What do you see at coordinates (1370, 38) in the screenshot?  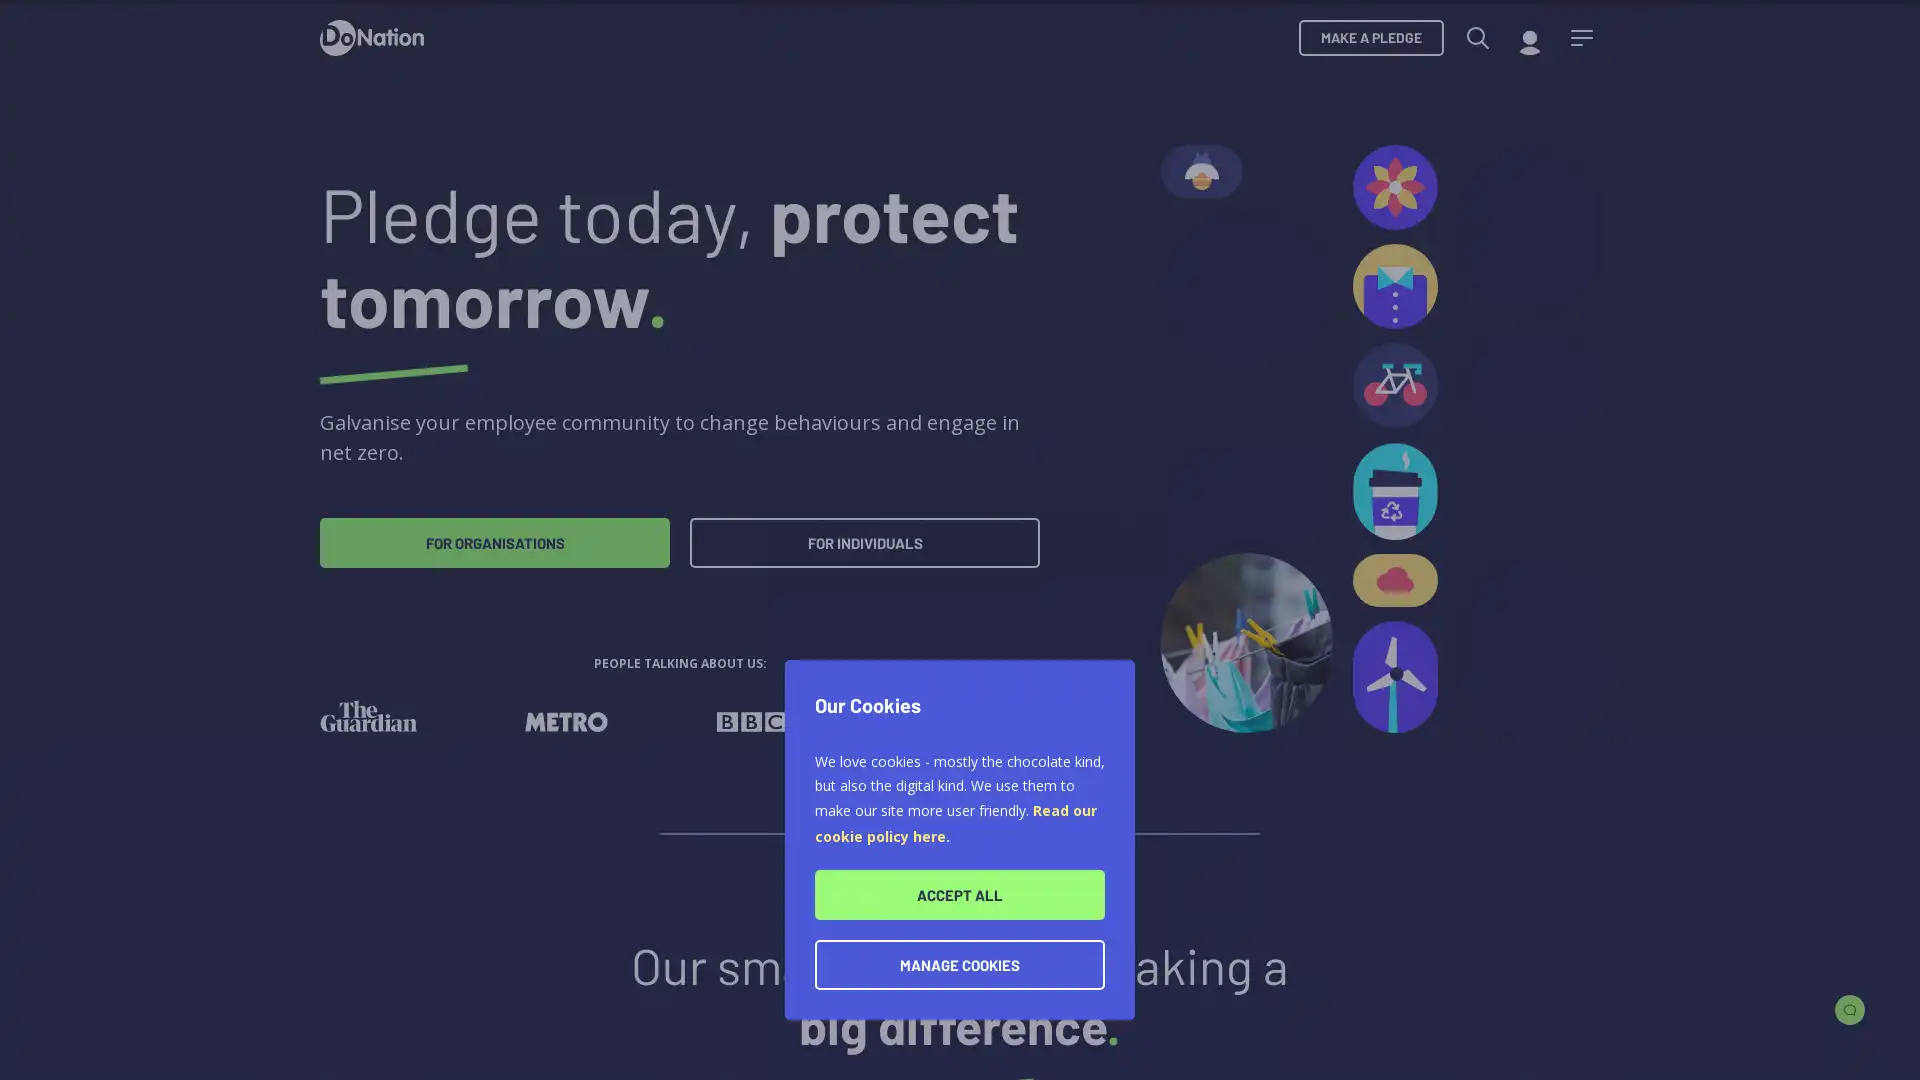 I see `MAKE A PLEDGE` at bounding box center [1370, 38].